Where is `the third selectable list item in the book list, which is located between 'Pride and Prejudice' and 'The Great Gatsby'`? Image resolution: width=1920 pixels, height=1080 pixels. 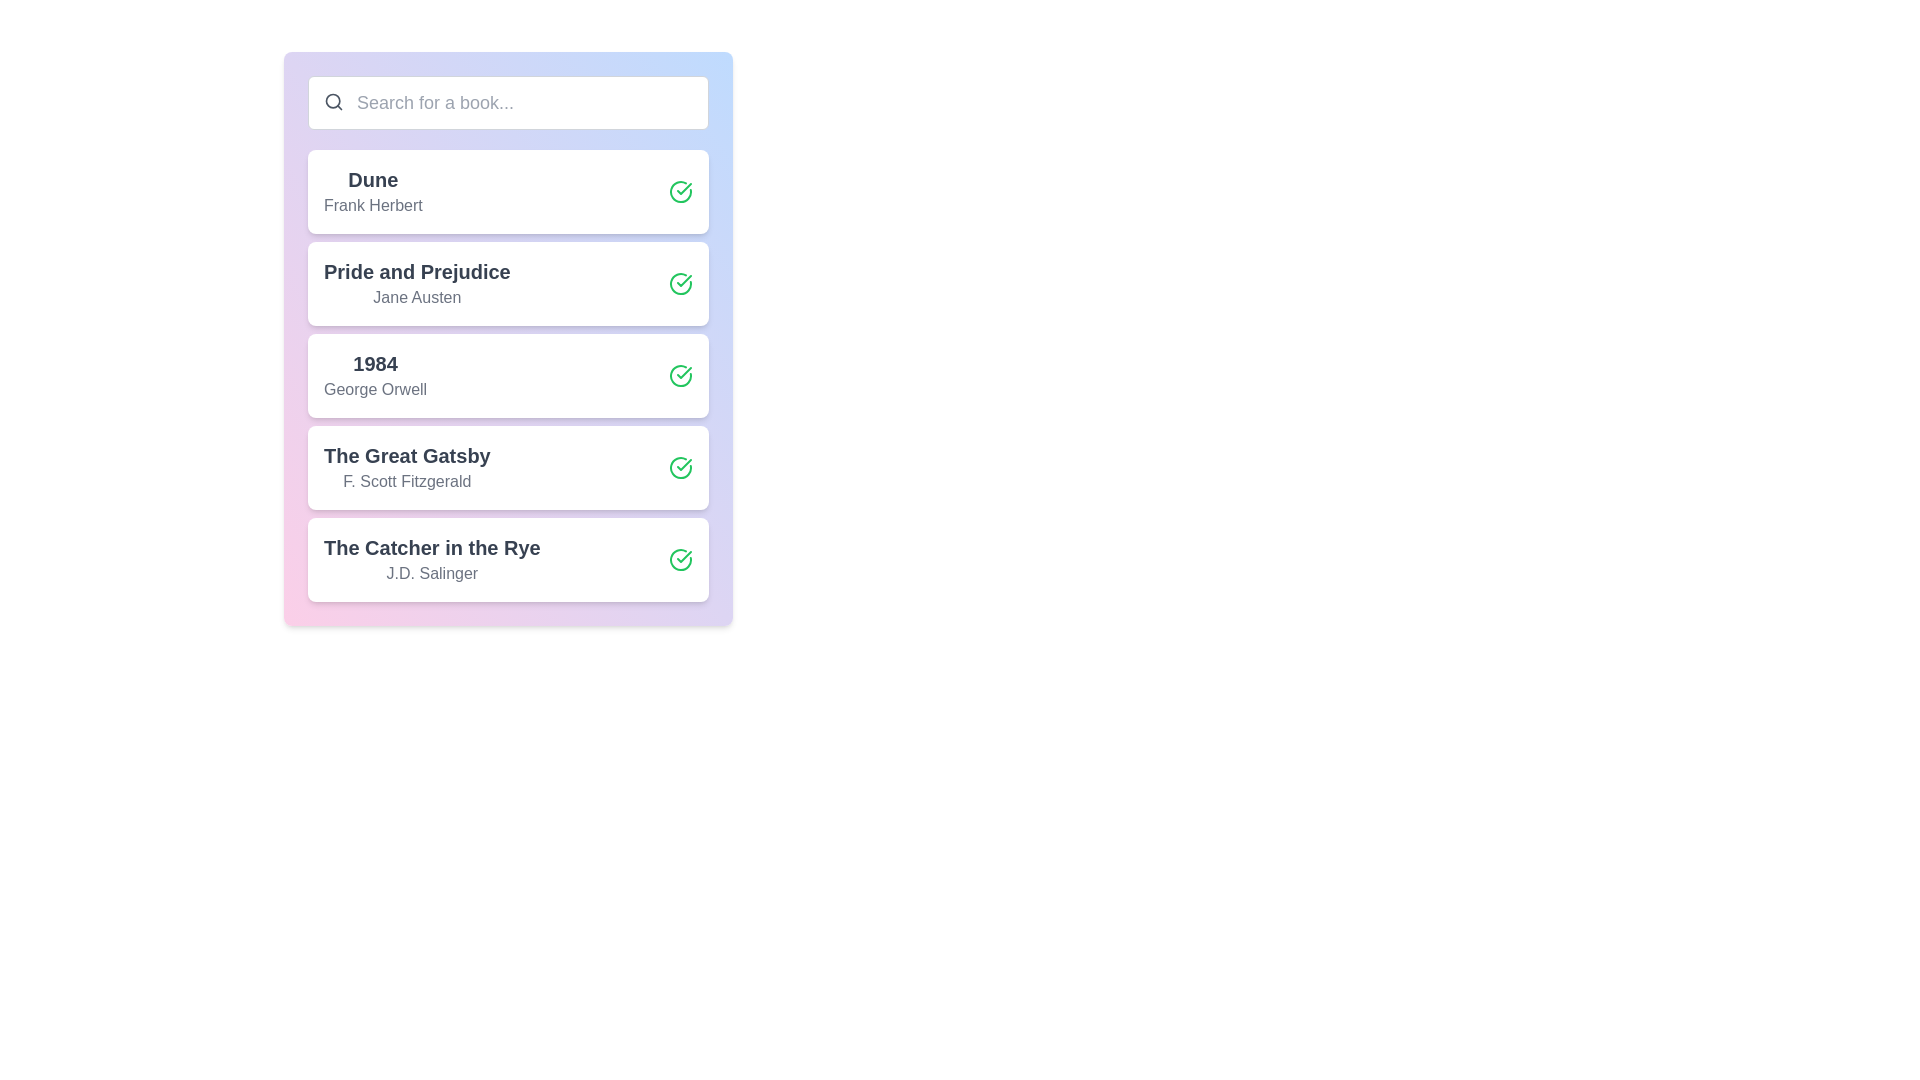 the third selectable list item in the book list, which is located between 'Pride and Prejudice' and 'The Great Gatsby' is located at coordinates (508, 375).